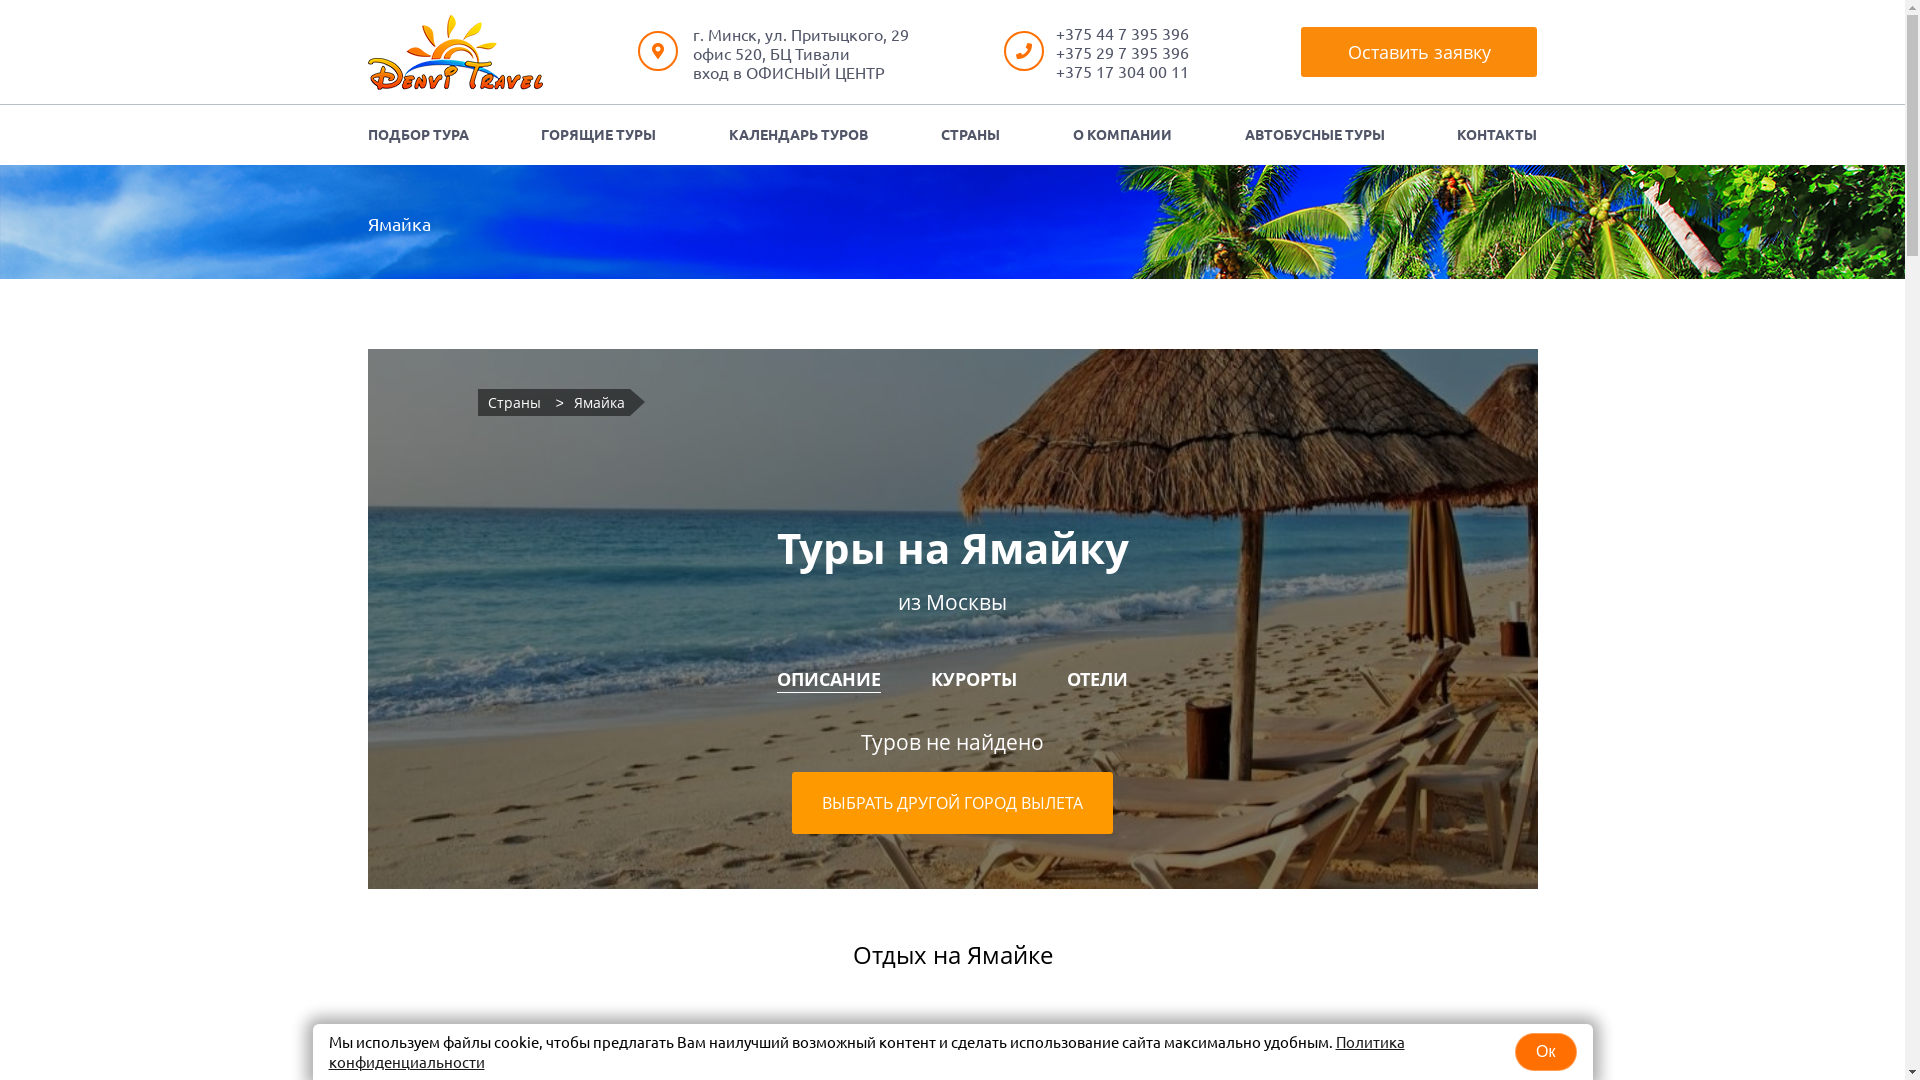  I want to click on '+375 44 7 395 396', so click(1122, 33).